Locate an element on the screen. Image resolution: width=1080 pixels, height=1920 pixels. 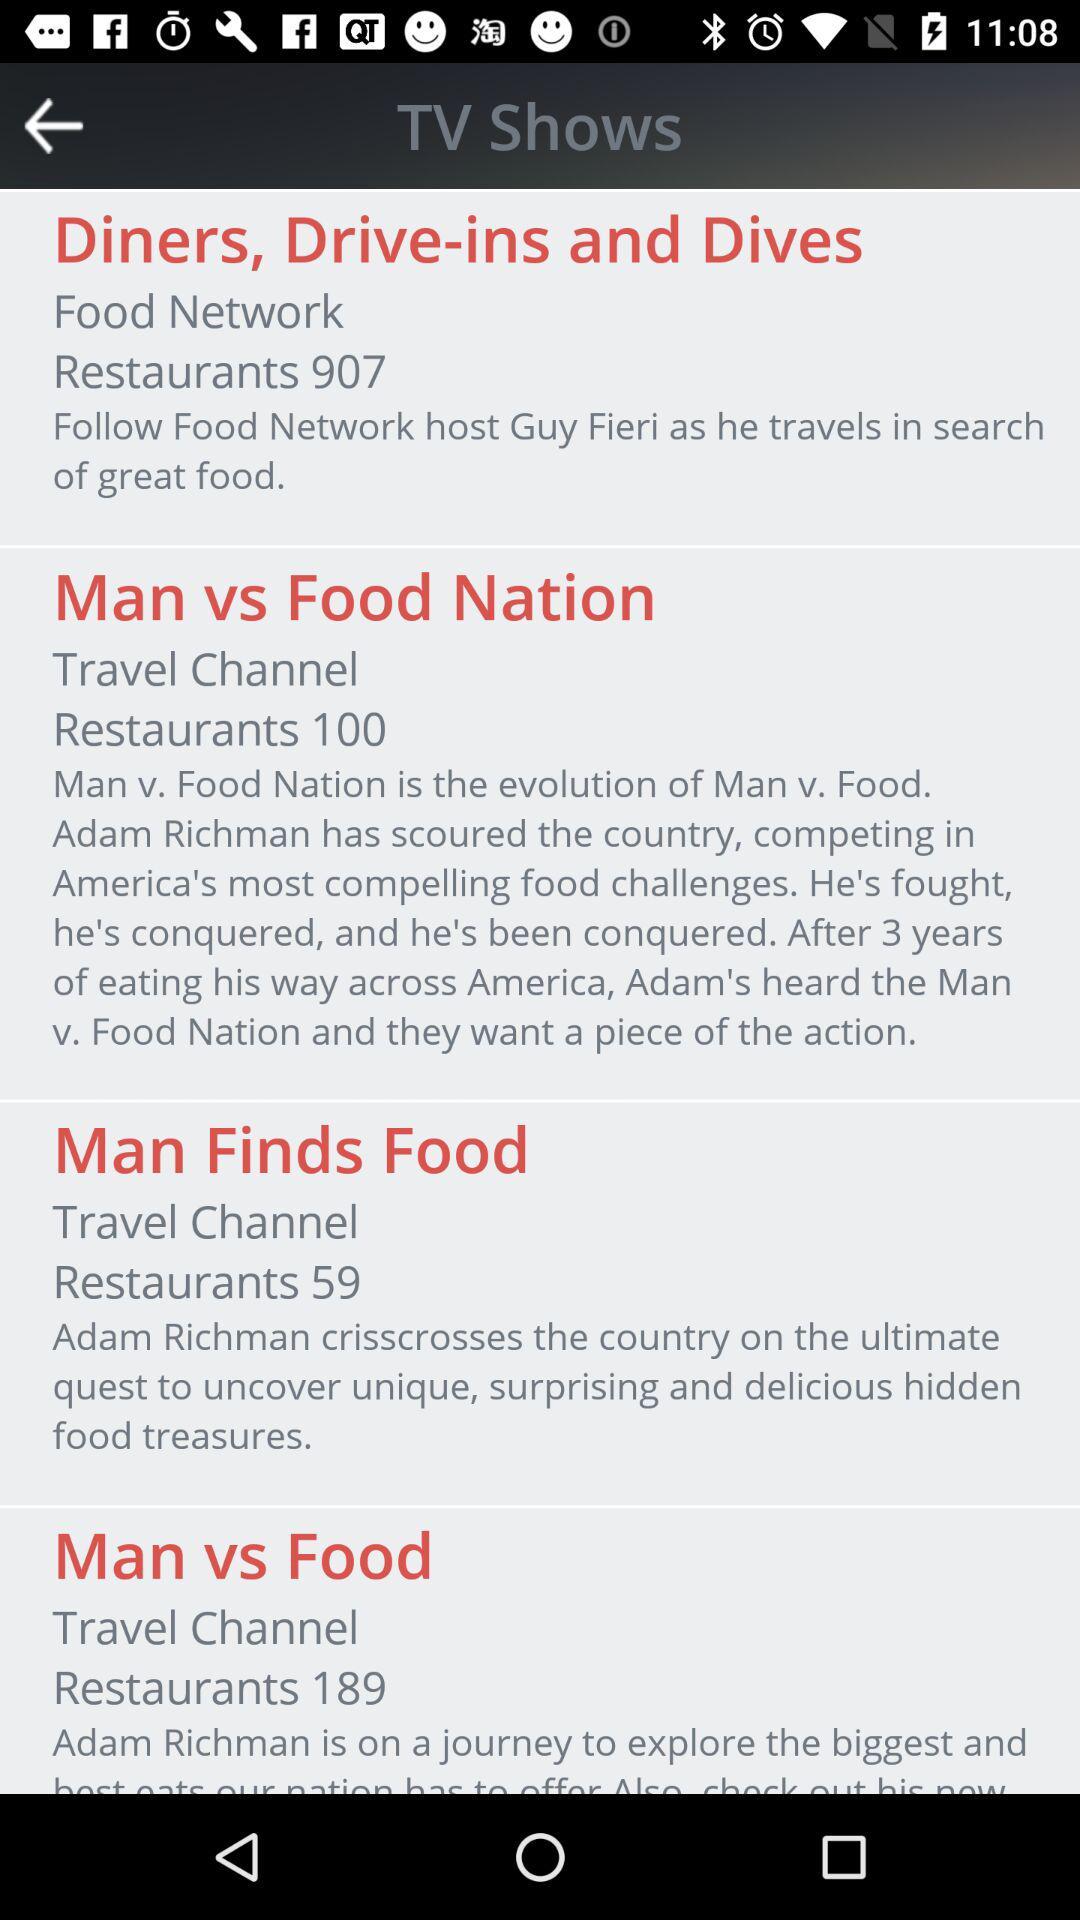
previous is located at coordinates (53, 124).